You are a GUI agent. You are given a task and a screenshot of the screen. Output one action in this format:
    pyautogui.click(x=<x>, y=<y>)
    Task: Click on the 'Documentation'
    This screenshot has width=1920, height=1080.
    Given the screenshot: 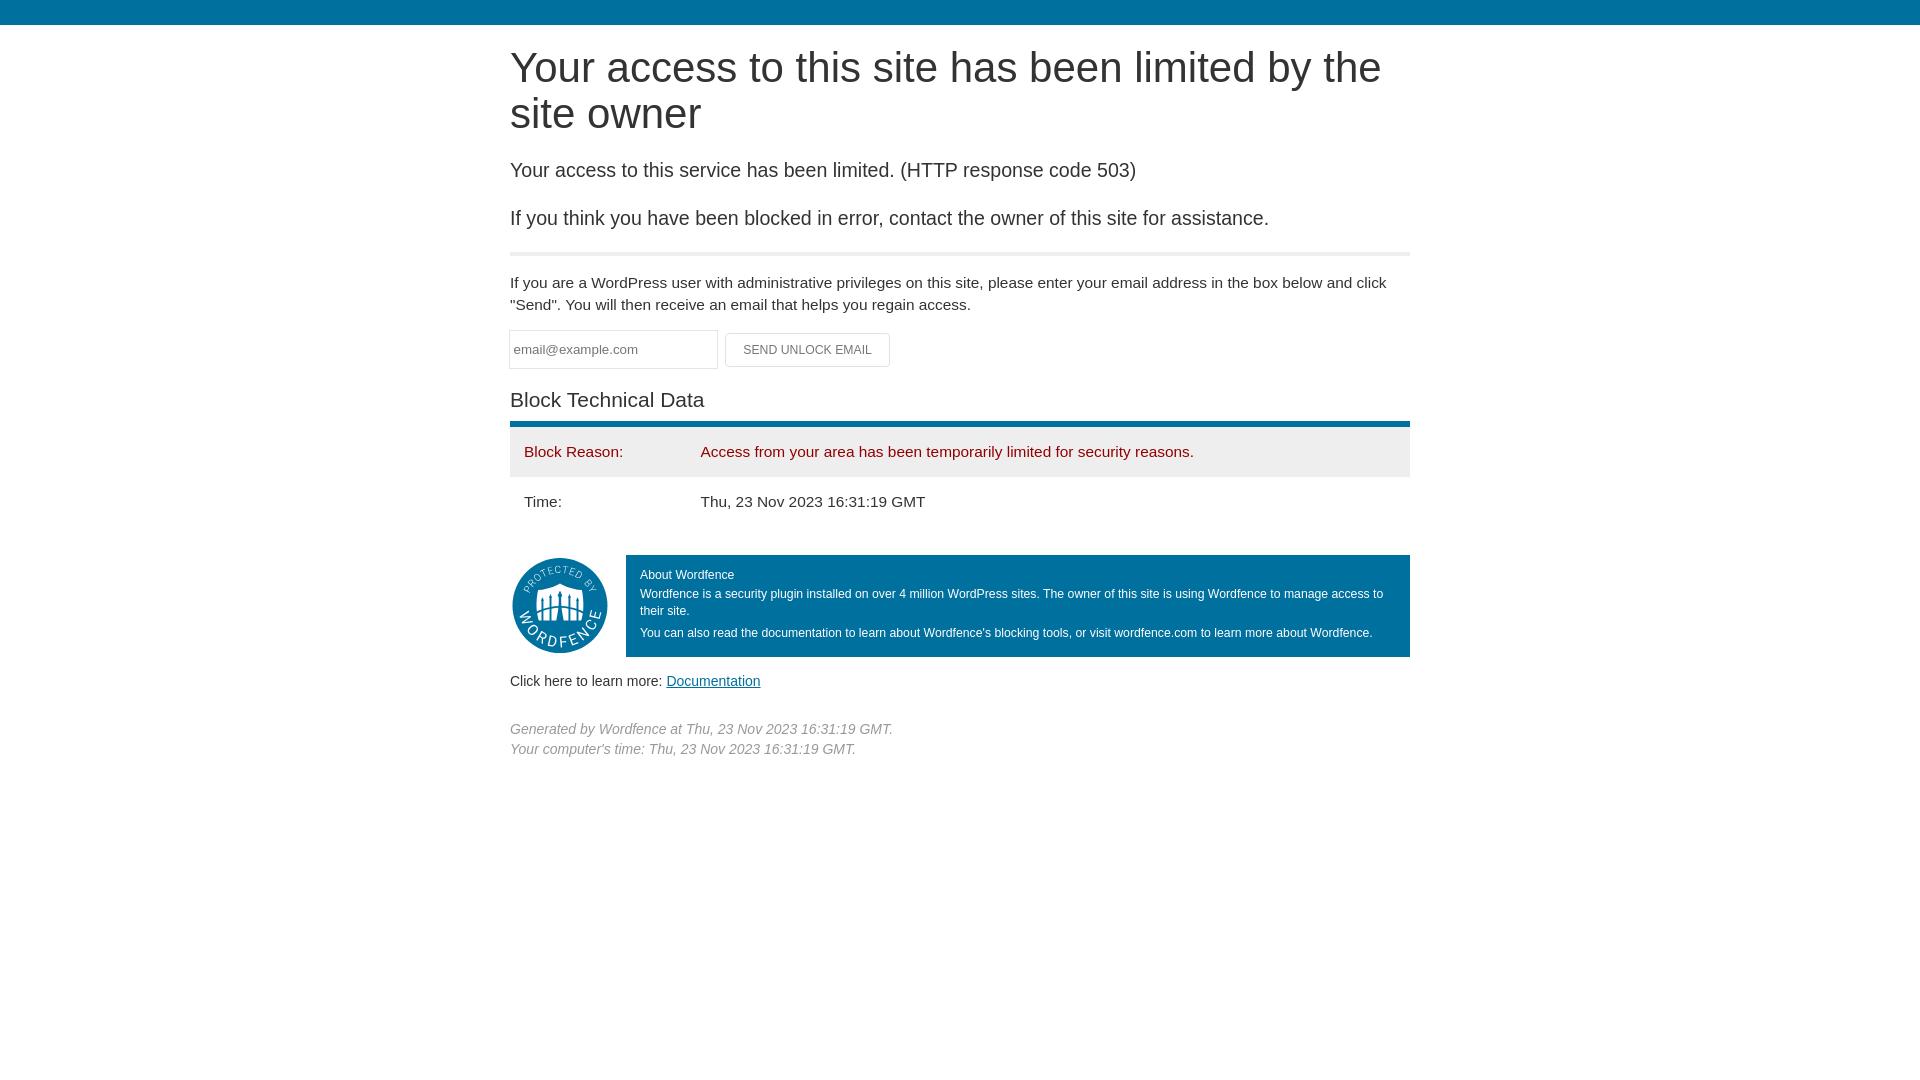 What is the action you would take?
    pyautogui.click(x=713, y=680)
    